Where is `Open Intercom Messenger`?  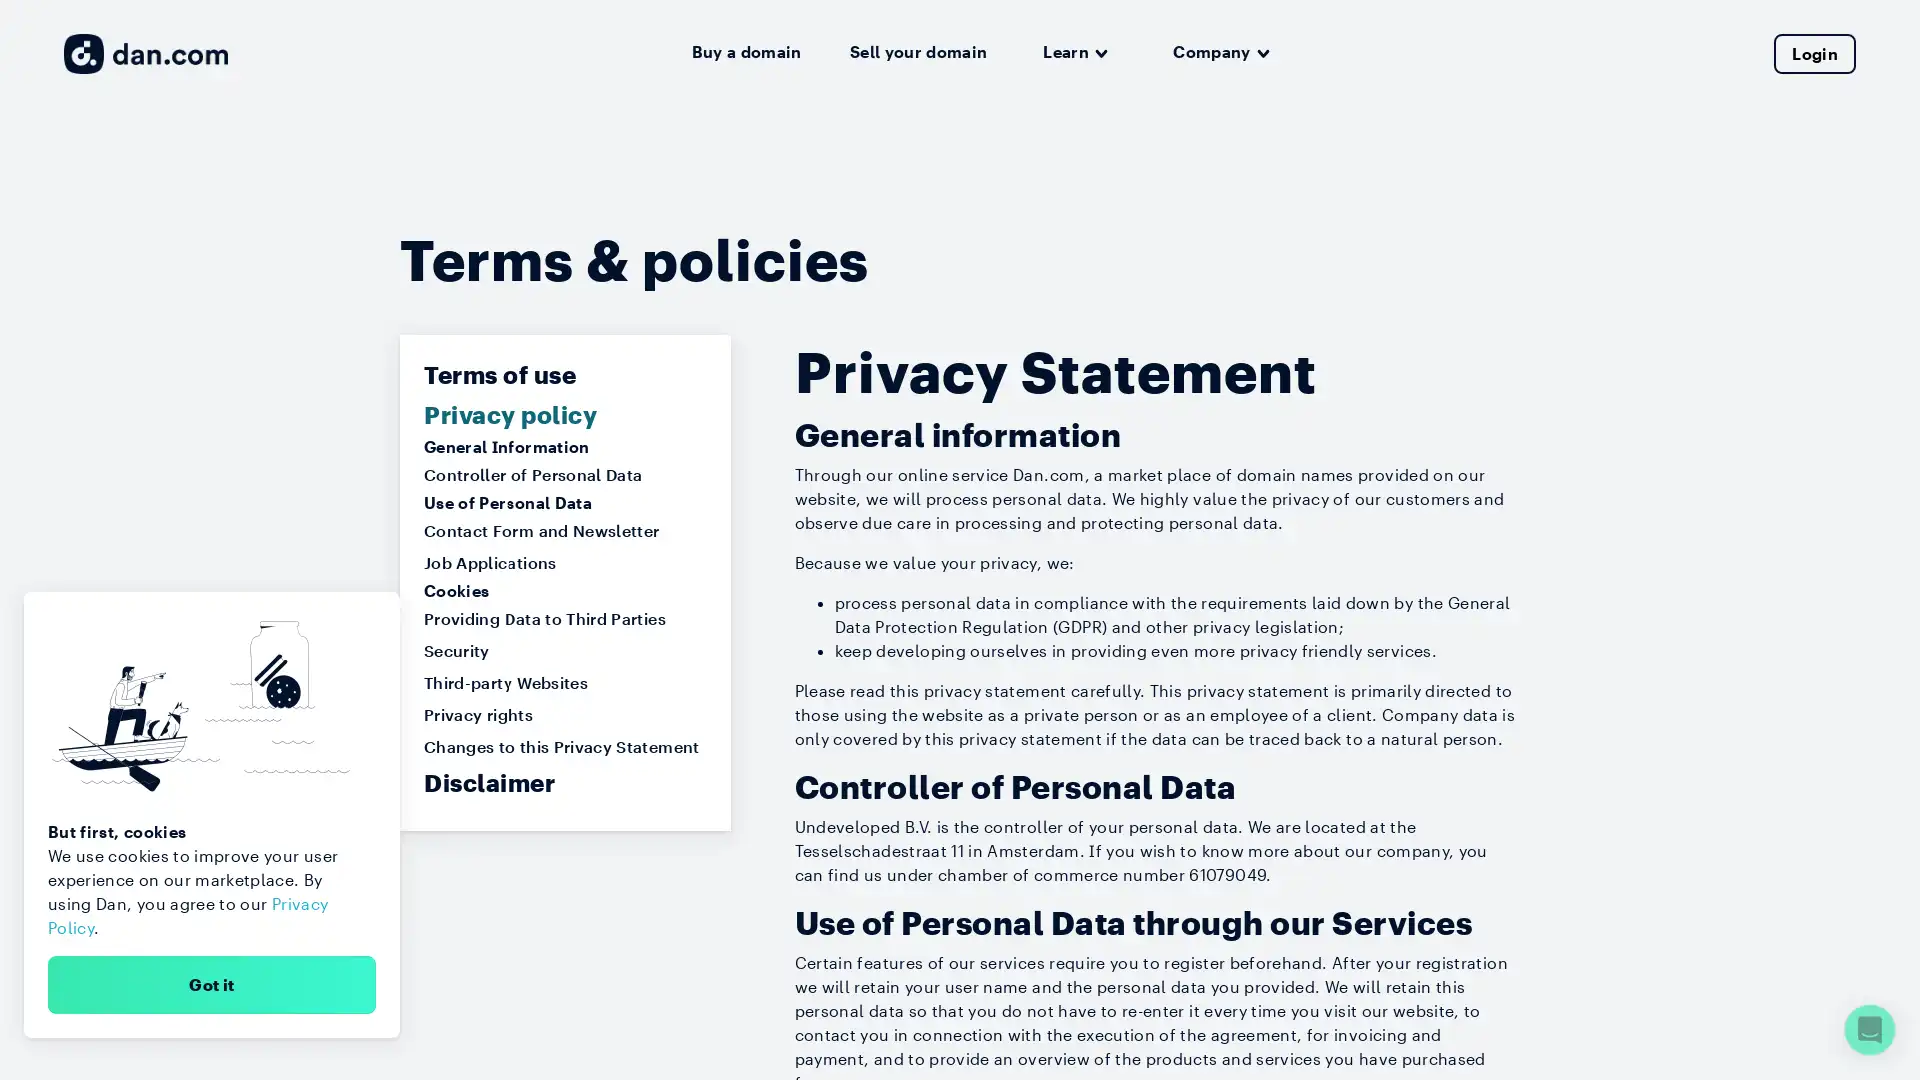
Open Intercom Messenger is located at coordinates (1869, 1029).